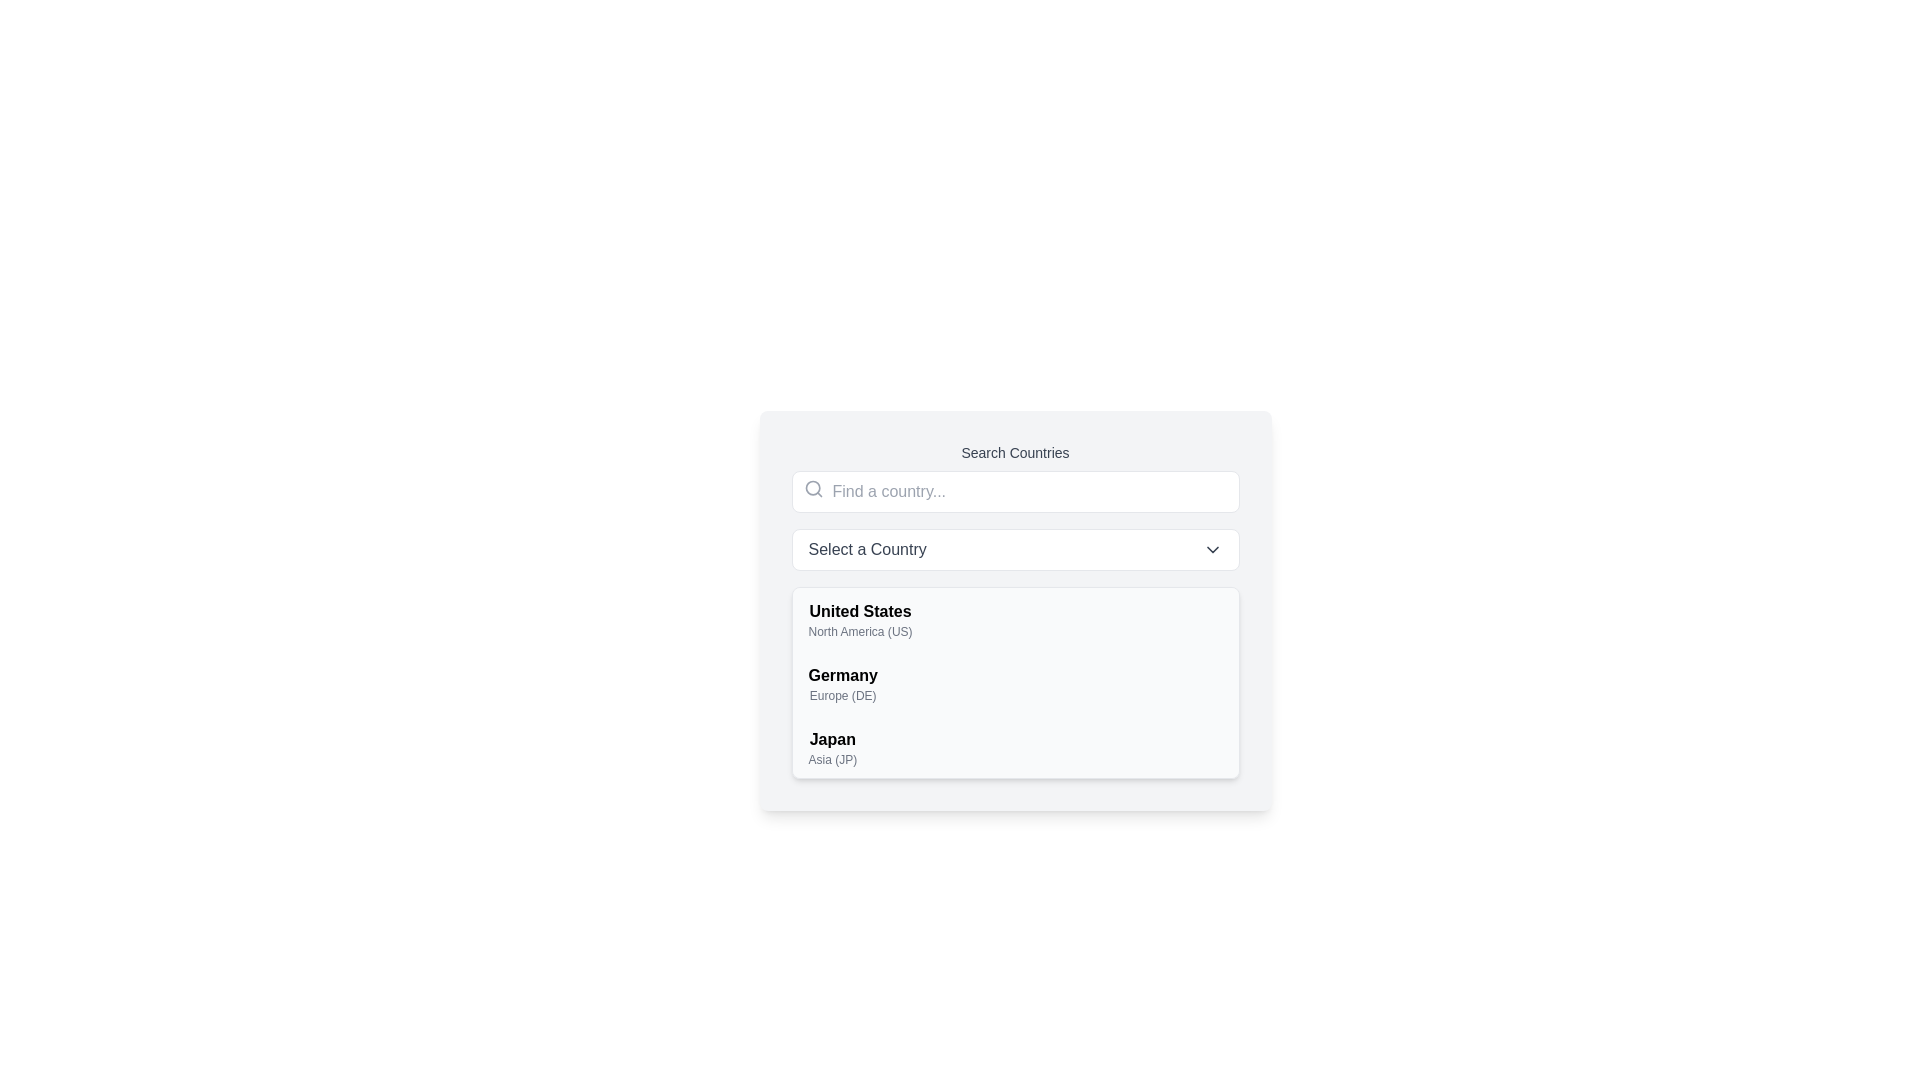 This screenshot has width=1920, height=1080. What do you see at coordinates (832, 759) in the screenshot?
I see `the small light gray text element displaying 'Asia (JP)', located directly below the bold 'Japan' label in the country list` at bounding box center [832, 759].